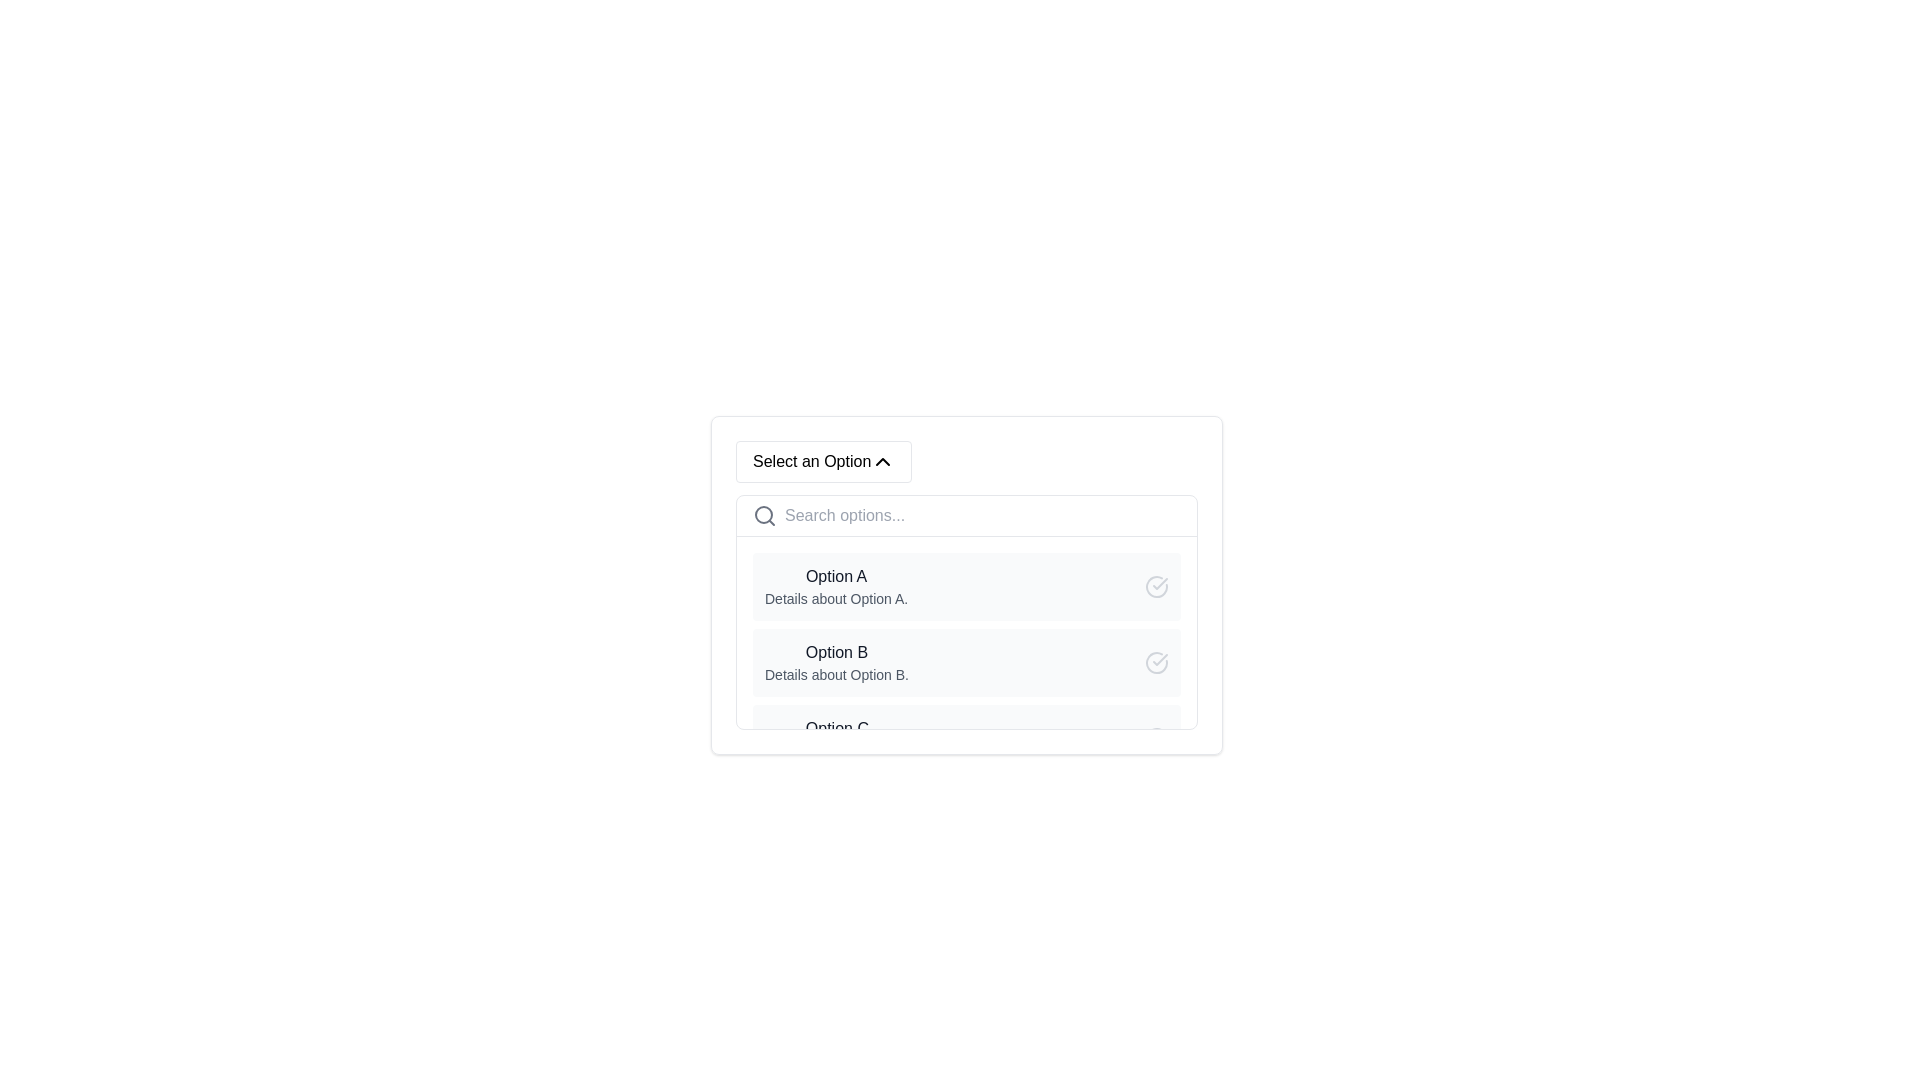 The height and width of the screenshot is (1080, 1920). Describe the element at coordinates (824, 462) in the screenshot. I see `the rectangular button labeled 'Select an Option'` at that location.